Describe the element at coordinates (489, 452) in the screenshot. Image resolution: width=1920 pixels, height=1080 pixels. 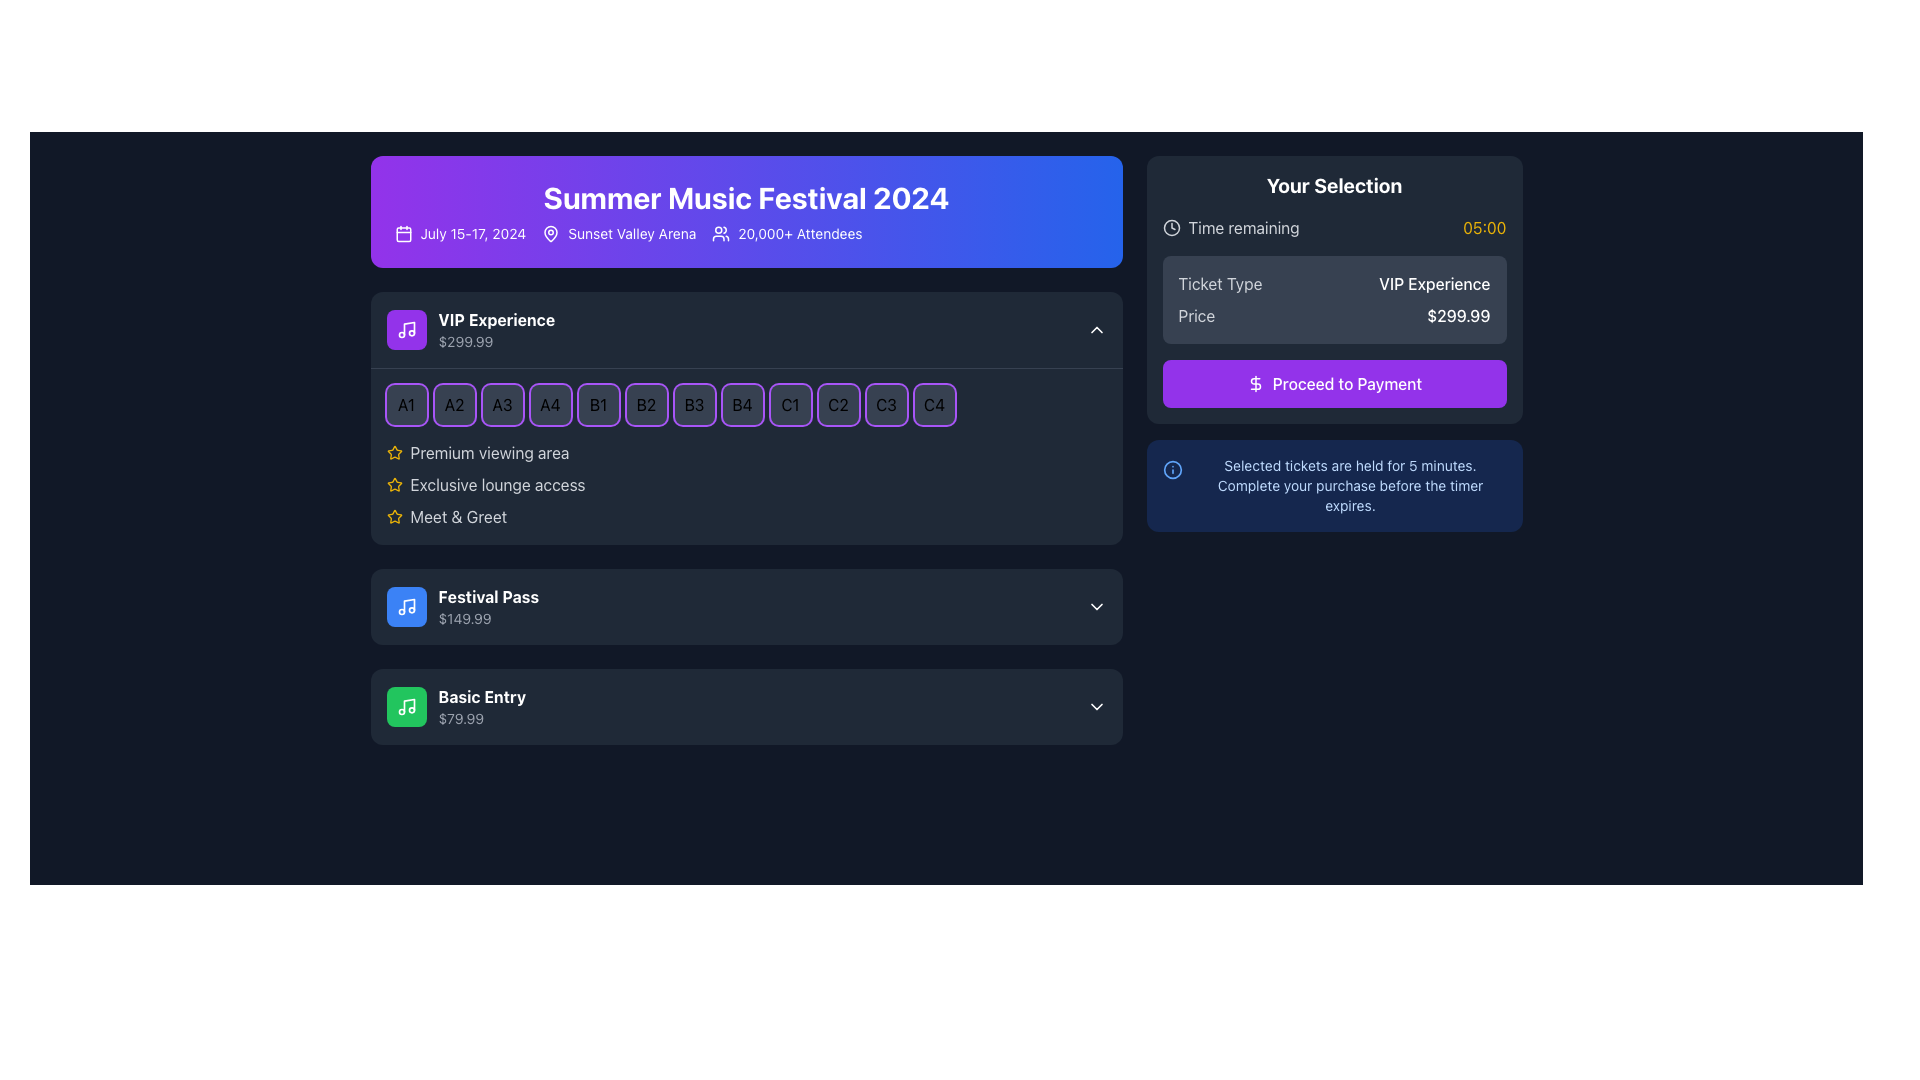
I see `the text label displaying 'Premium viewing area' which is styled in light gray and positioned under the 'VIP Experience' section` at that location.